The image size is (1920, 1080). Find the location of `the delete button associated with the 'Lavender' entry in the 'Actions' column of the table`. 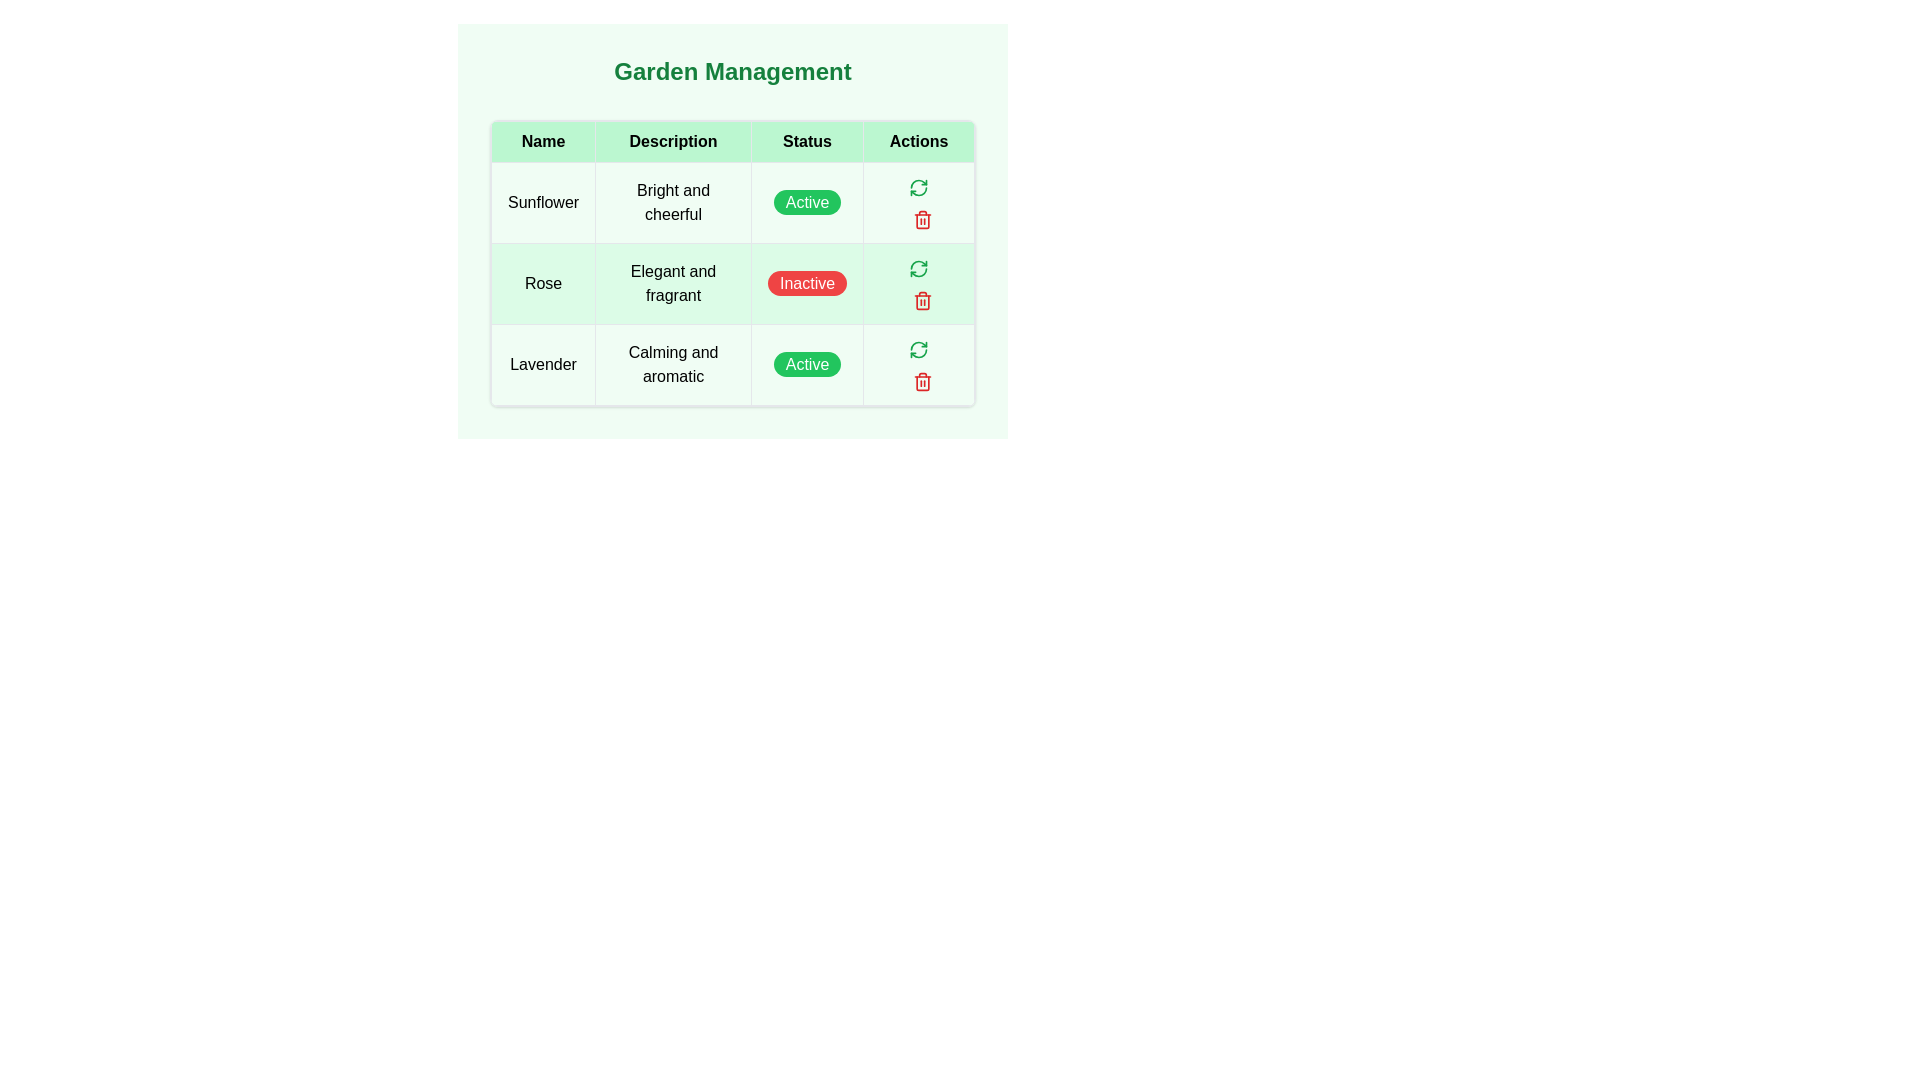

the delete button associated with the 'Lavender' entry in the 'Actions' column of the table is located at coordinates (922, 381).